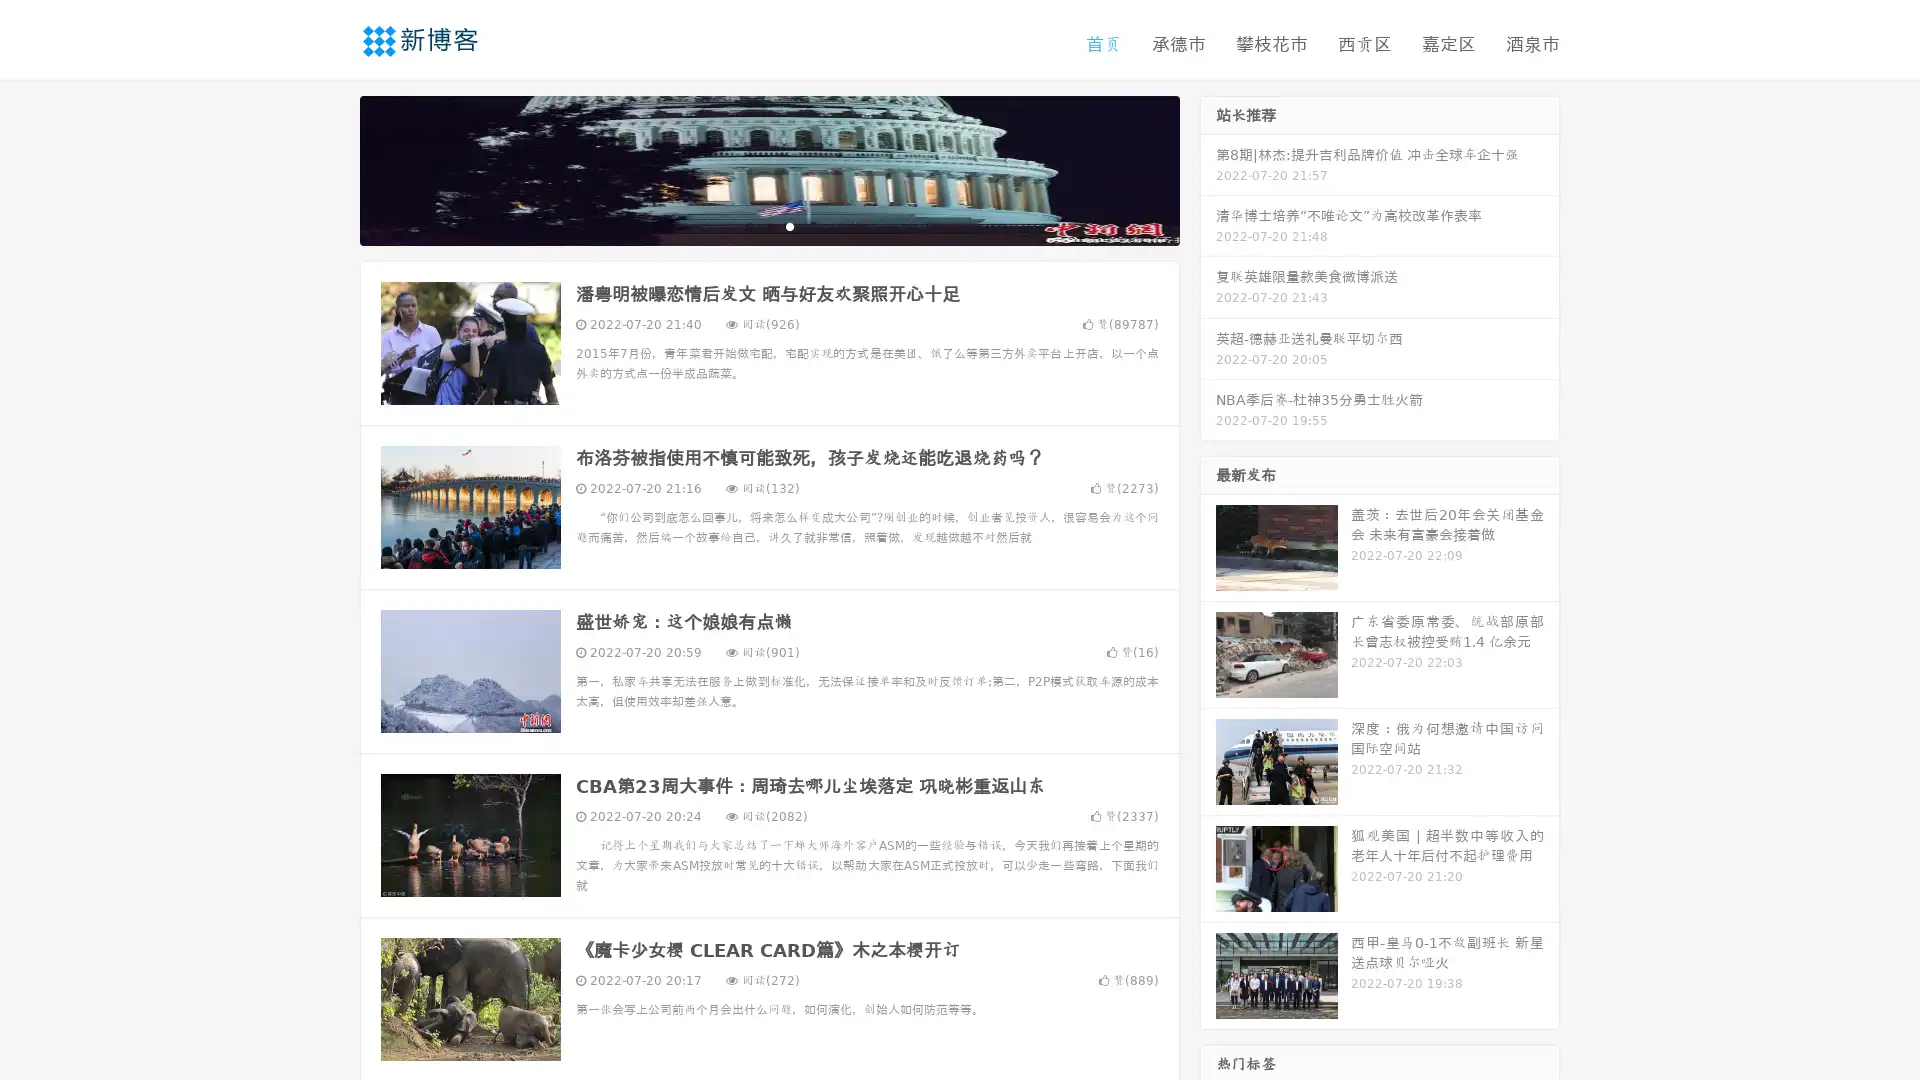 This screenshot has width=1920, height=1080. What do you see at coordinates (330, 168) in the screenshot?
I see `Previous slide` at bounding box center [330, 168].